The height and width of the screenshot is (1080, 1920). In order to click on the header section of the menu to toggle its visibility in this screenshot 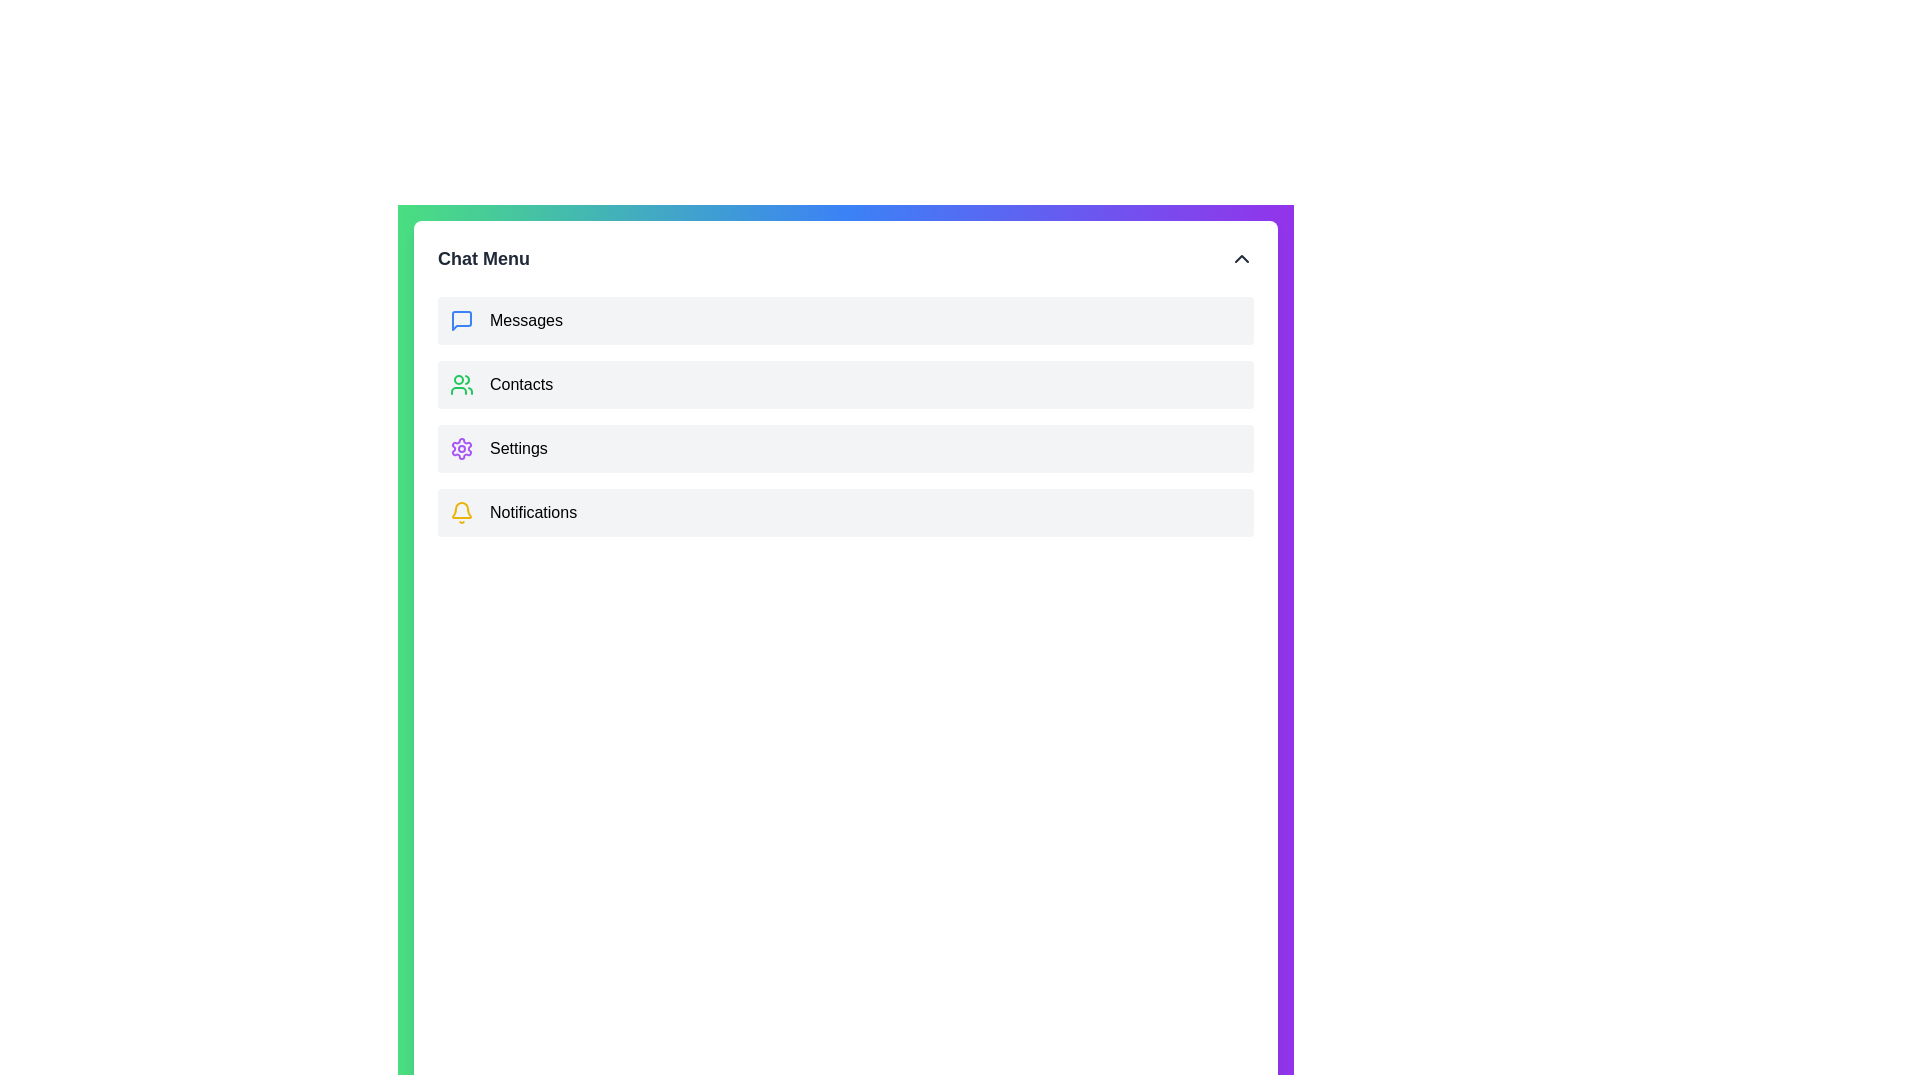, I will do `click(845, 257)`.